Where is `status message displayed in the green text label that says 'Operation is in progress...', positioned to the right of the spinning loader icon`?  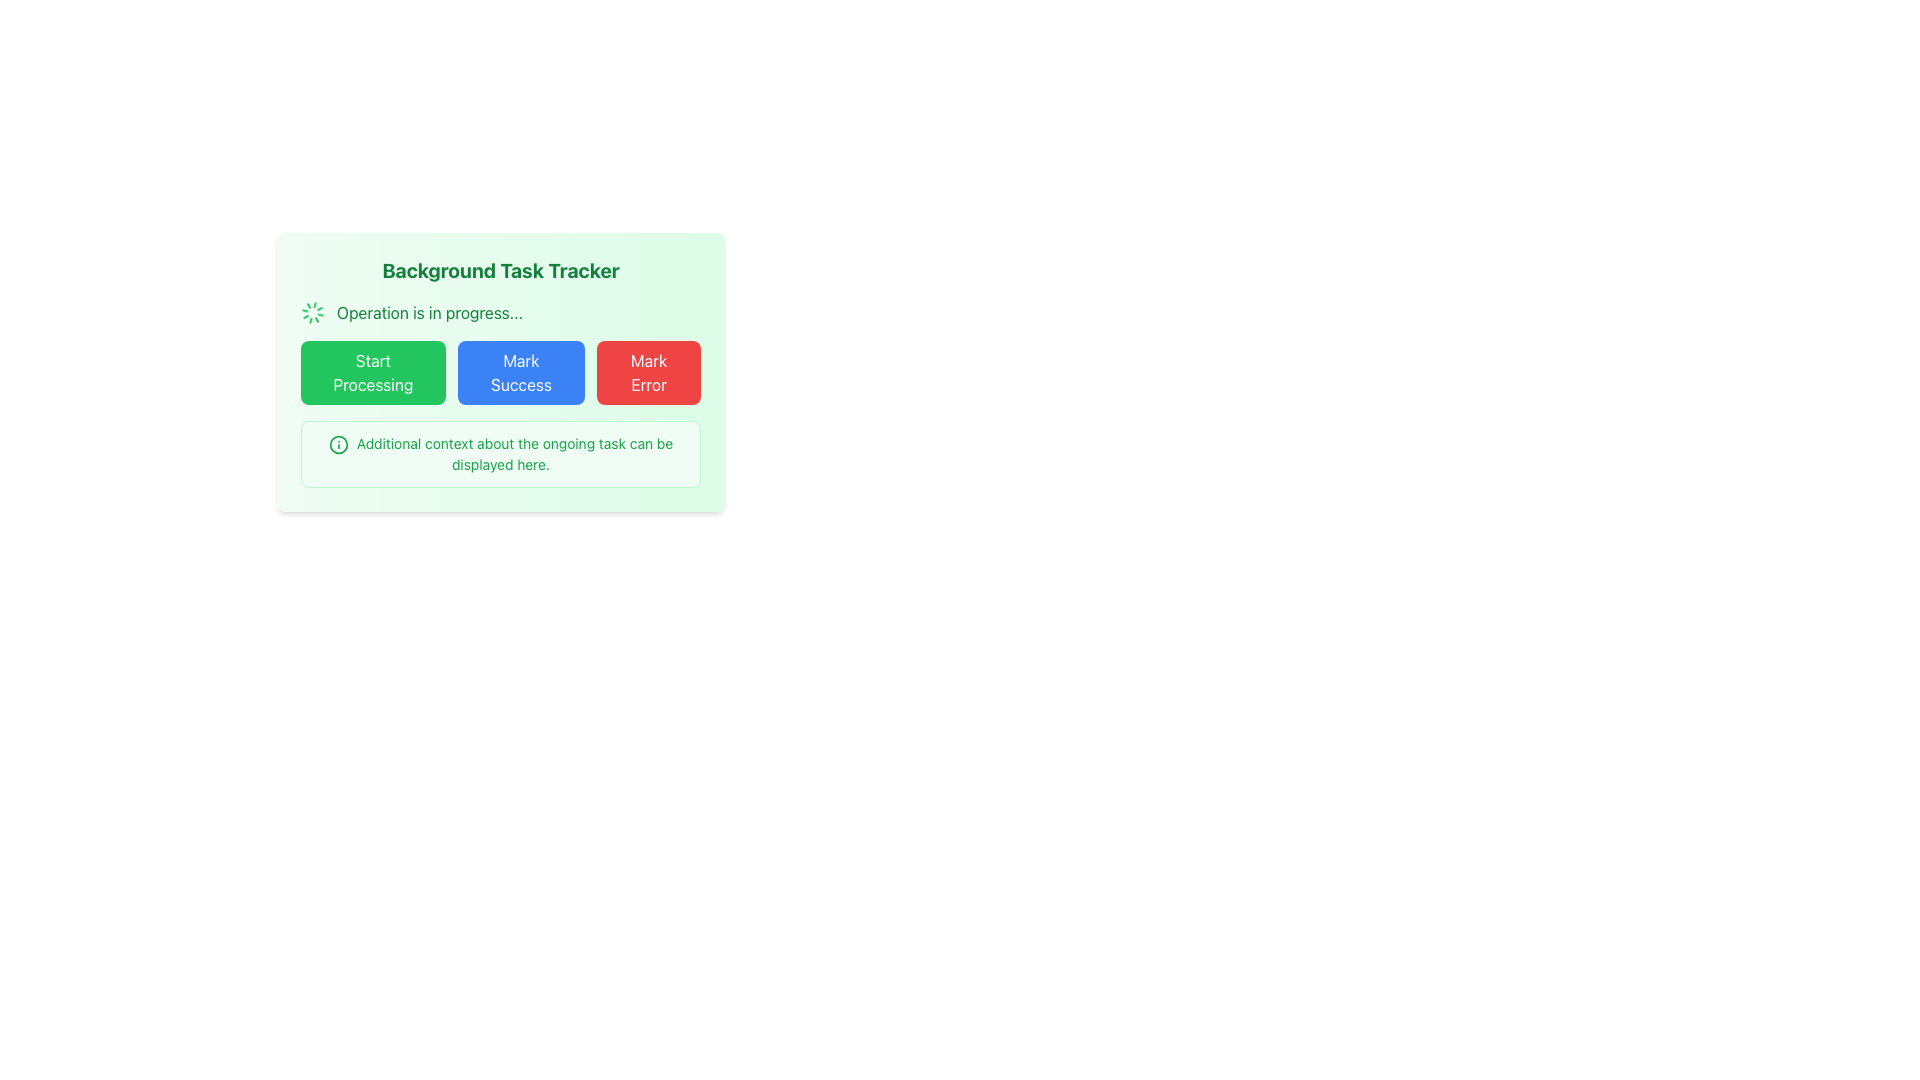 status message displayed in the green text label that says 'Operation is in progress...', positioned to the right of the spinning loader icon is located at coordinates (429, 312).